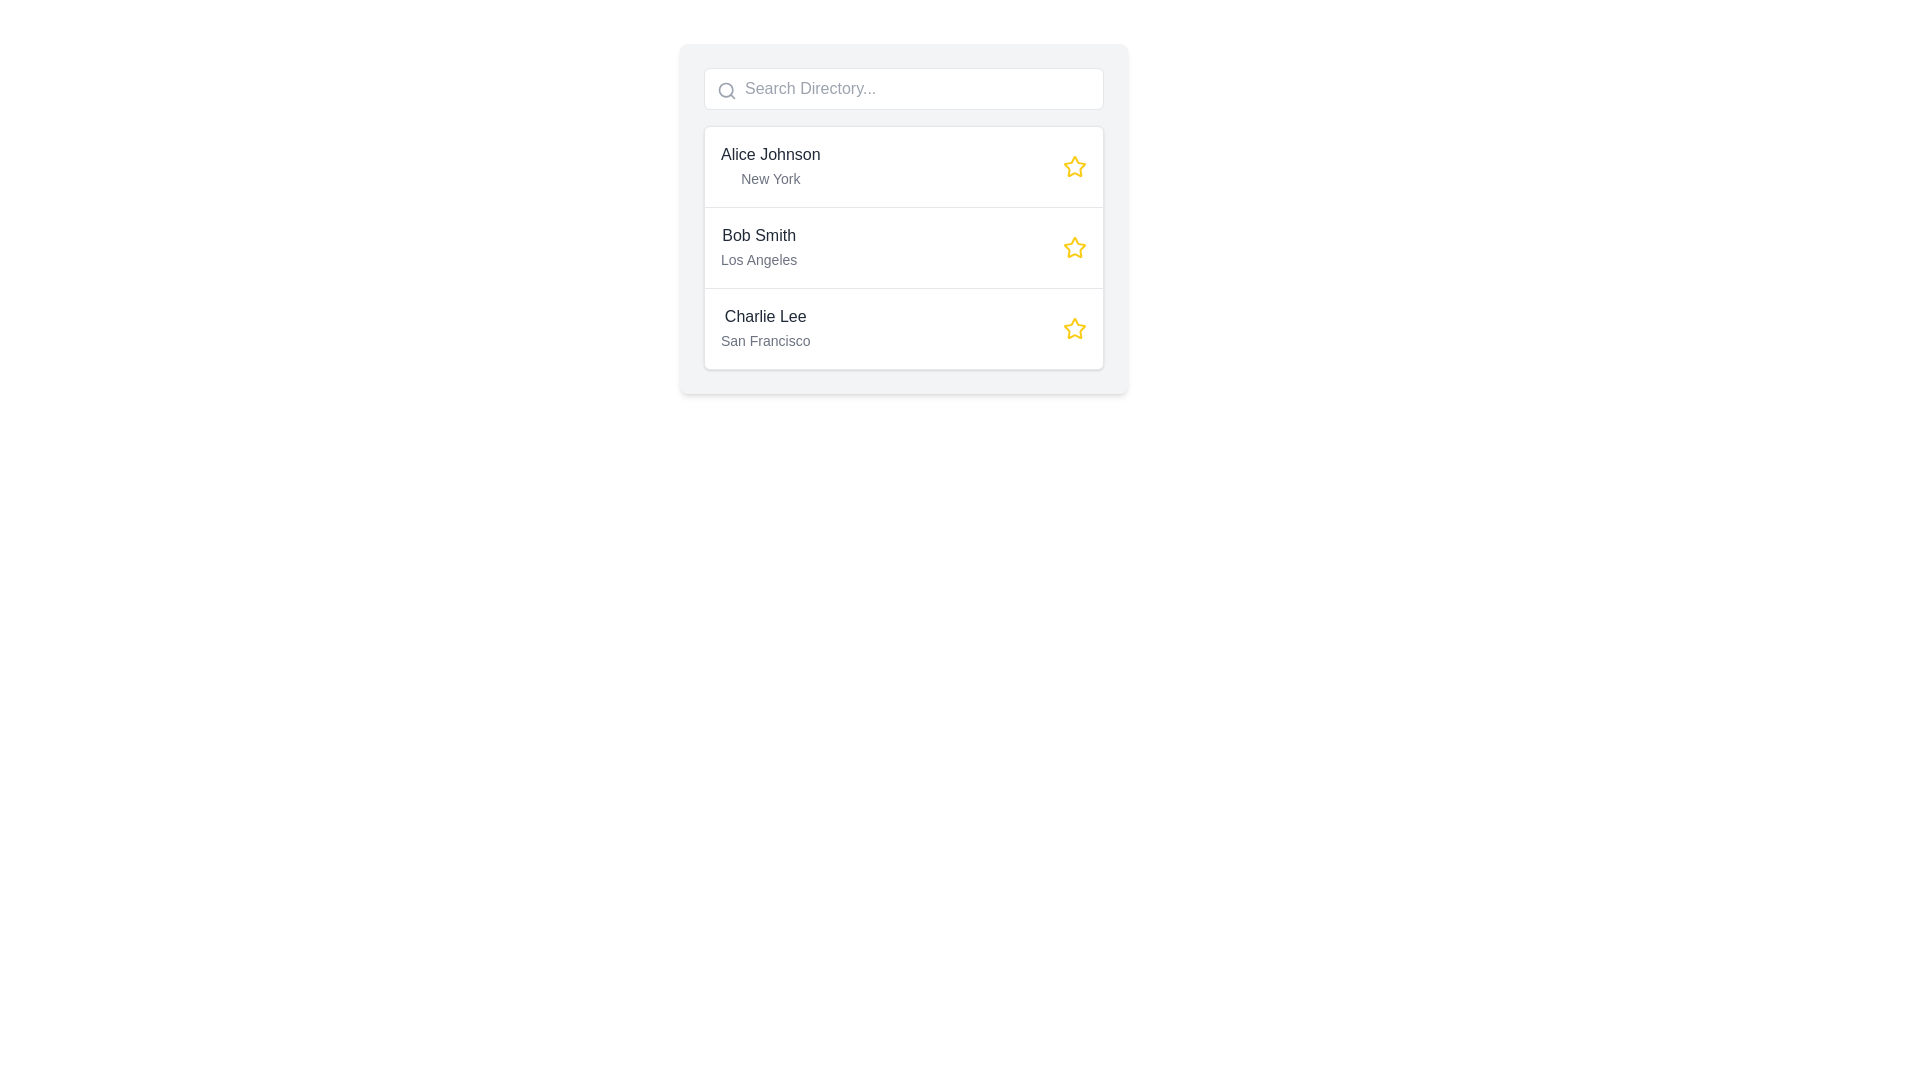 This screenshot has width=1920, height=1080. I want to click on text label displaying the name 'Charlie Lee', which is the main descriptor in the third entry of the list above 'San Francisco', so click(764, 315).